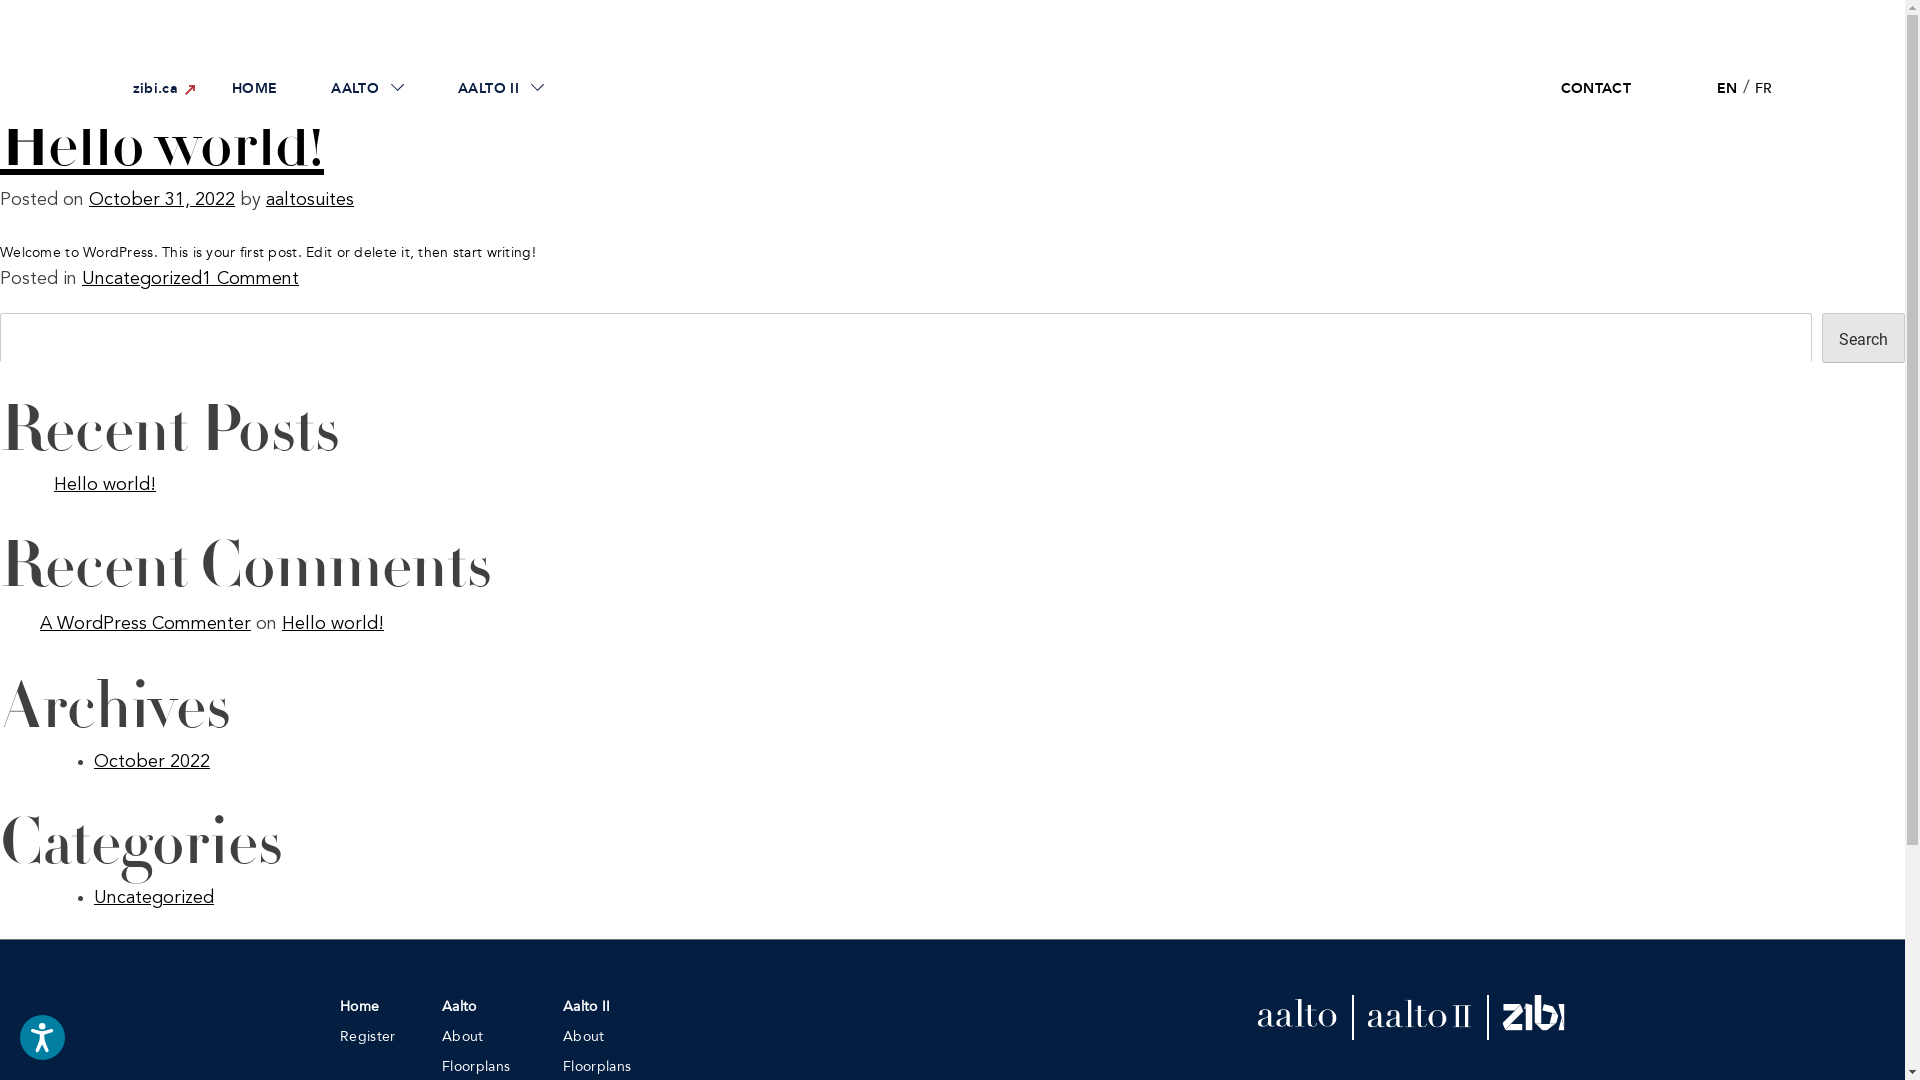  Describe the element at coordinates (359, 1006) in the screenshot. I see `'Home'` at that location.